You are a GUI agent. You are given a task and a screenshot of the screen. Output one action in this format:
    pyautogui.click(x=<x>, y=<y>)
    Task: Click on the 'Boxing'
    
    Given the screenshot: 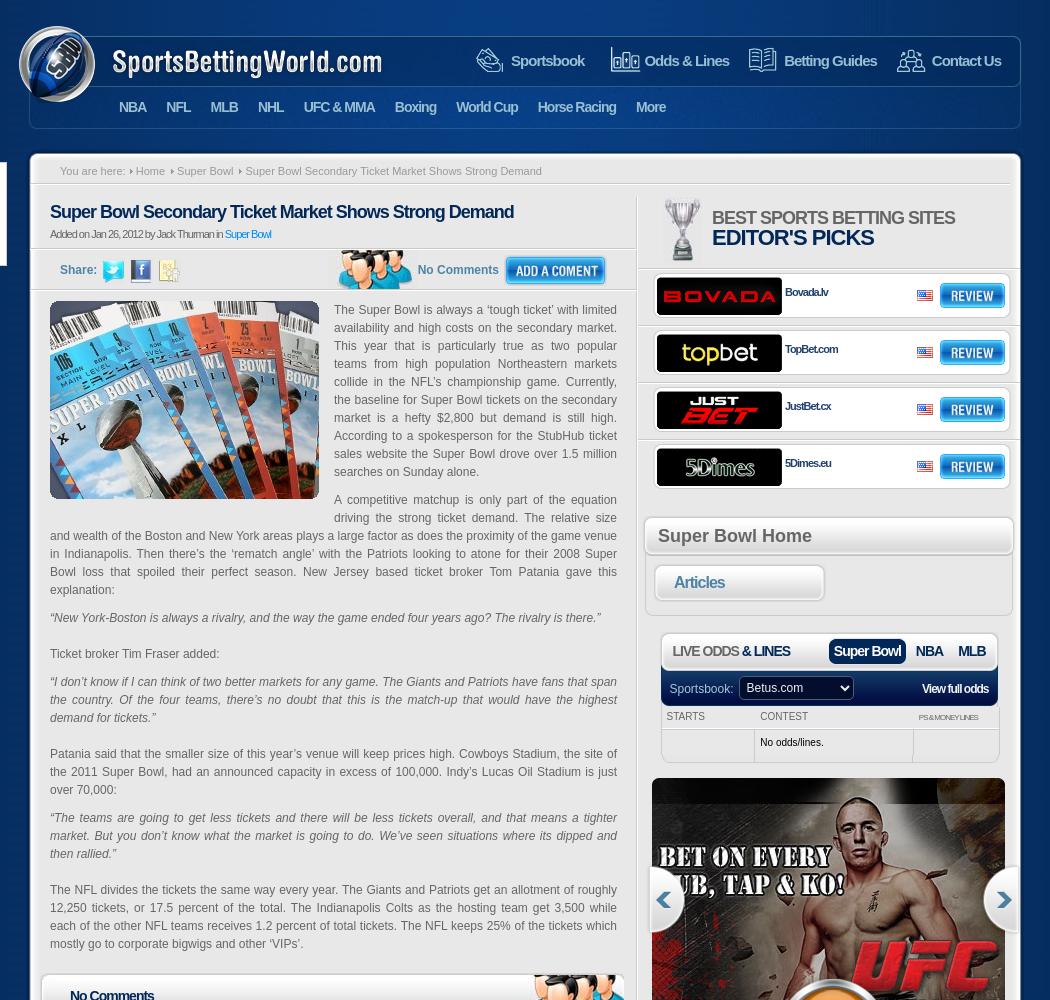 What is the action you would take?
    pyautogui.click(x=393, y=106)
    